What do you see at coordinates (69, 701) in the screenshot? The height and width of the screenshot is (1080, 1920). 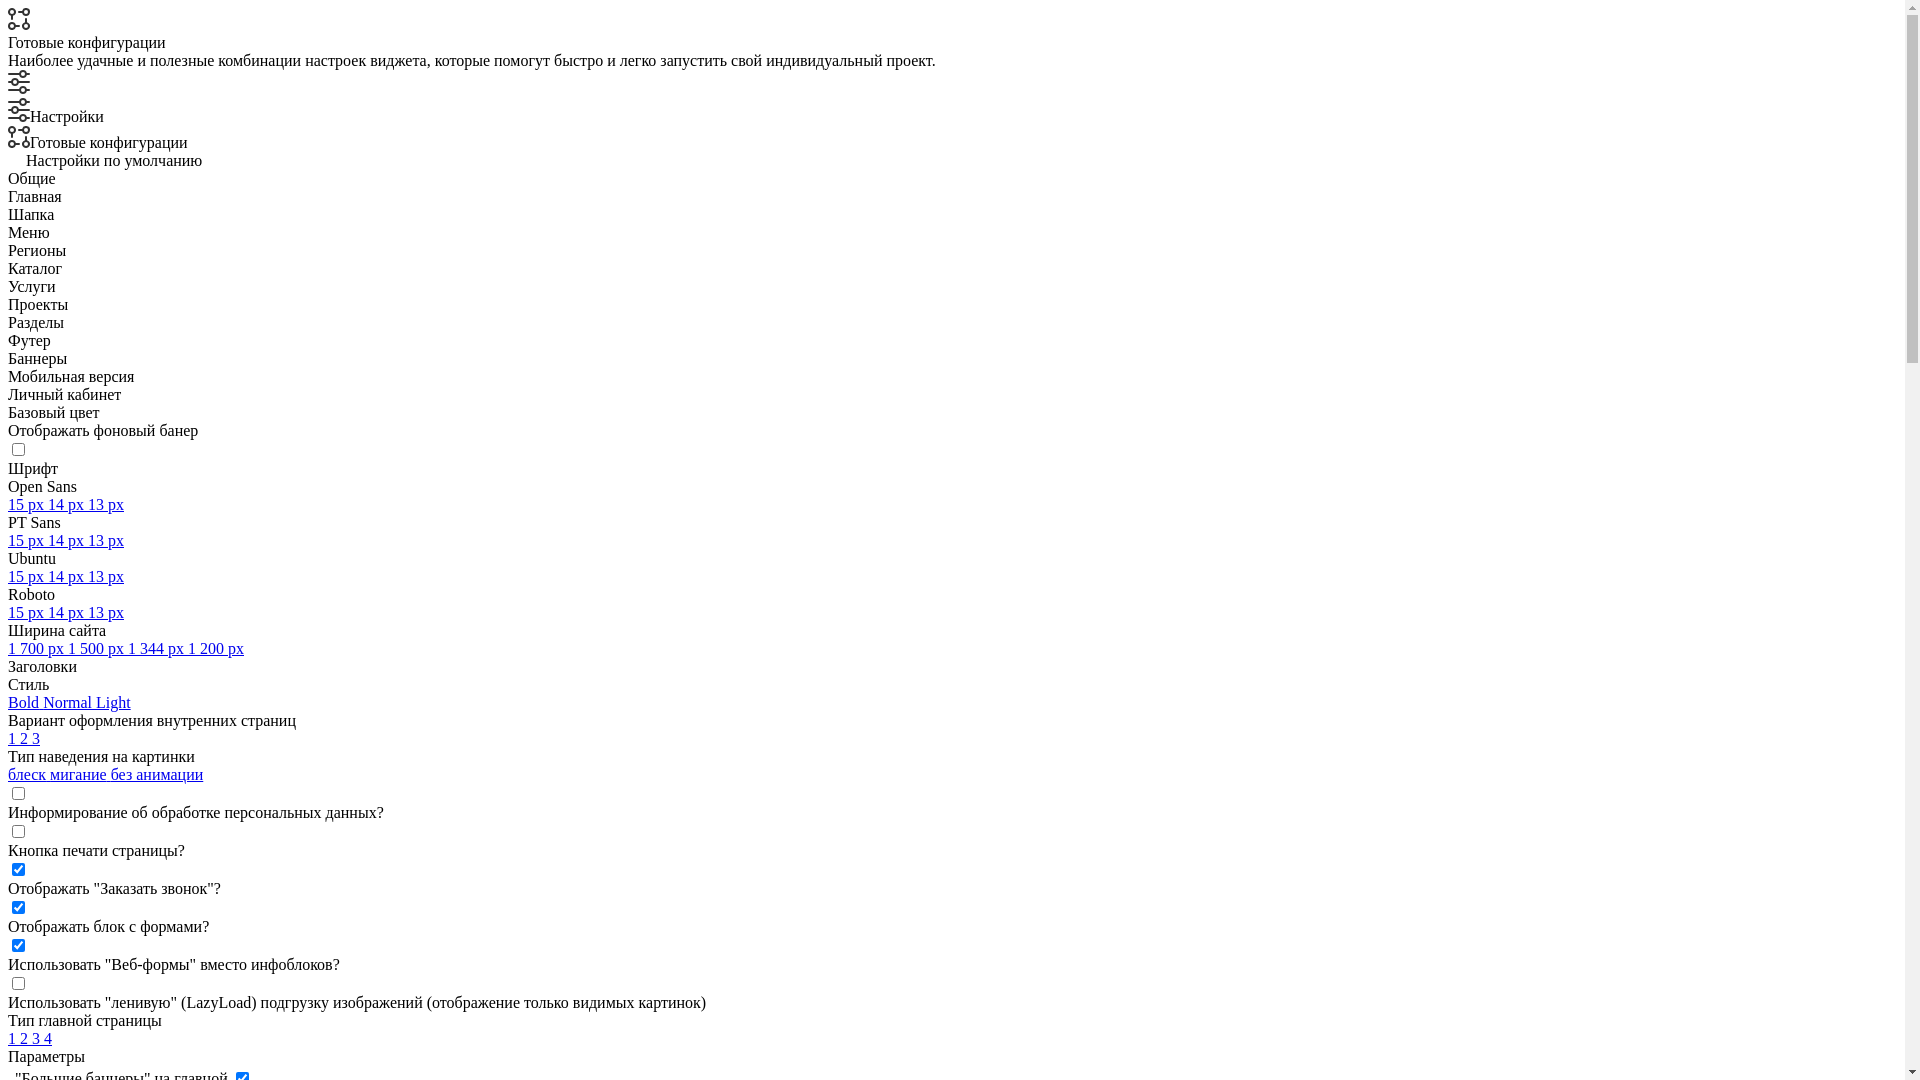 I see `'Normal'` at bounding box center [69, 701].